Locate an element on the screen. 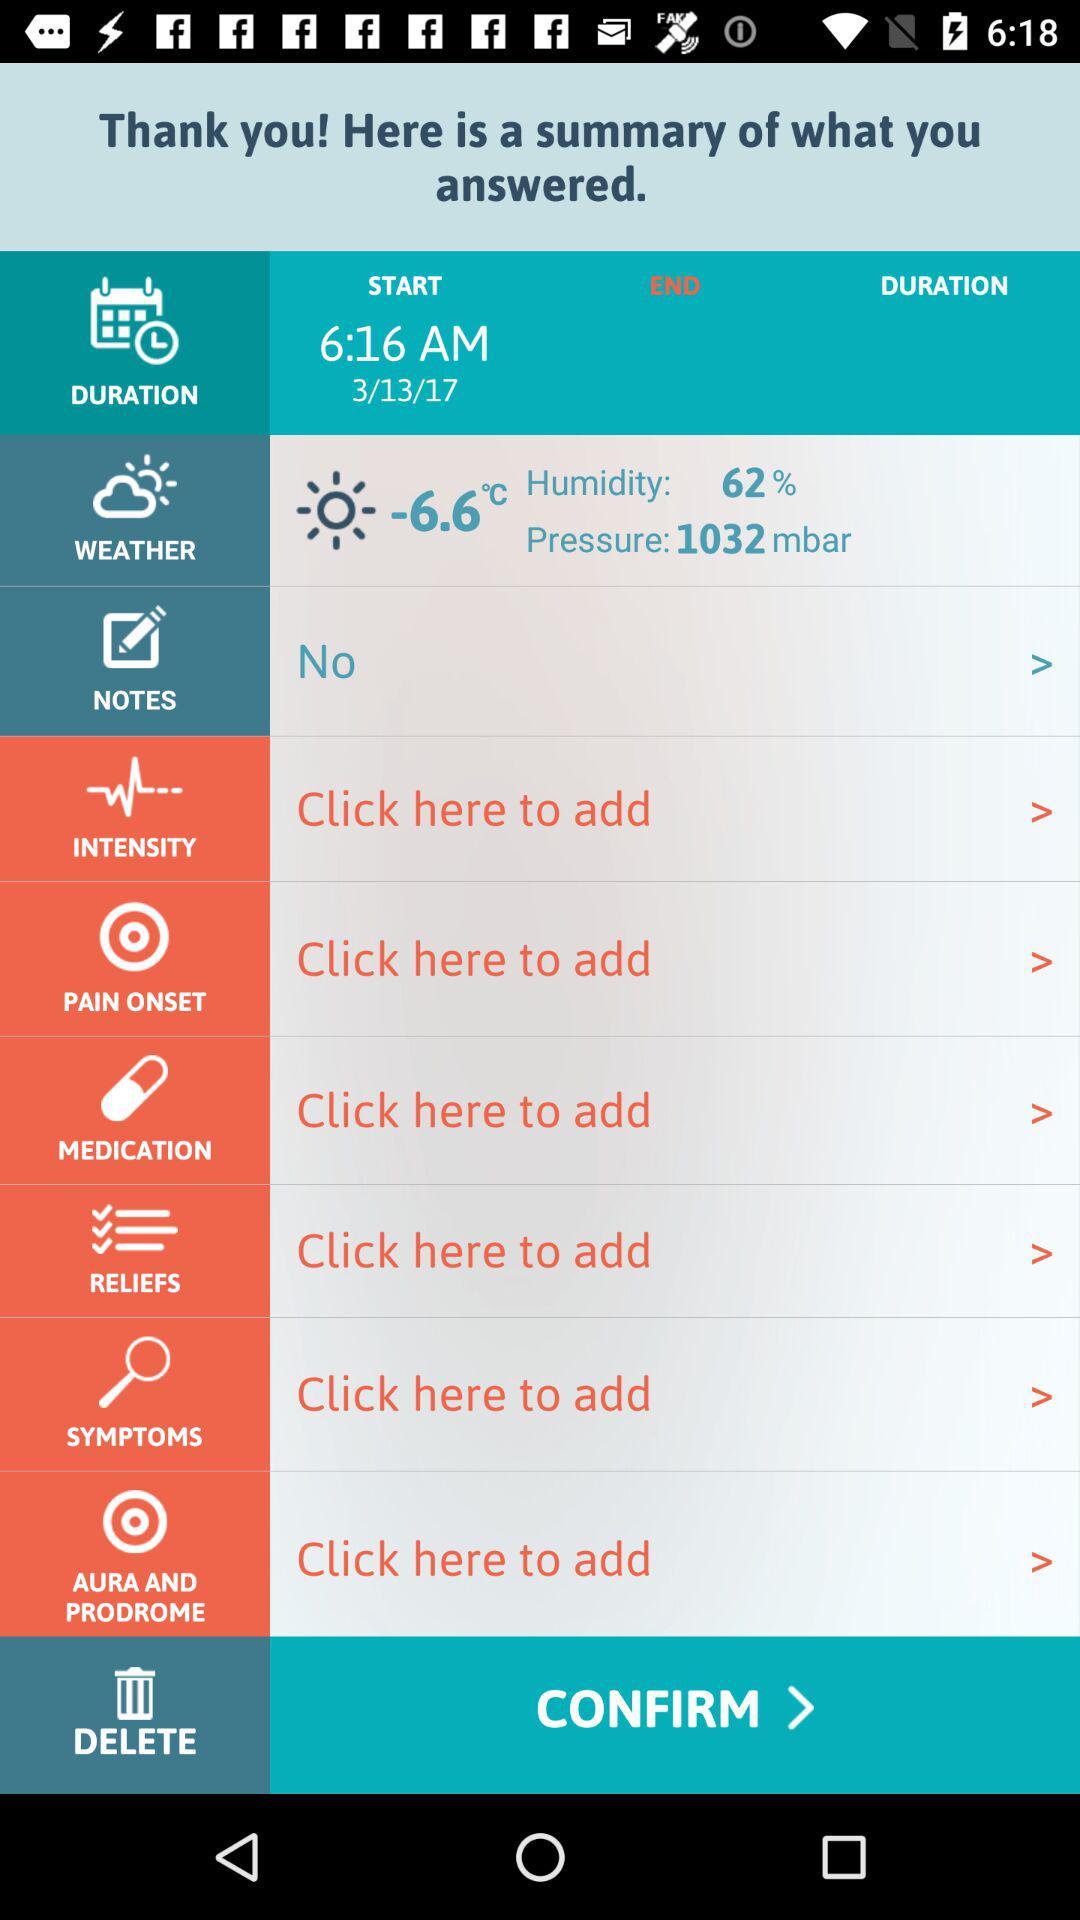  the text which is left to image reliefs is located at coordinates (675, 1250).